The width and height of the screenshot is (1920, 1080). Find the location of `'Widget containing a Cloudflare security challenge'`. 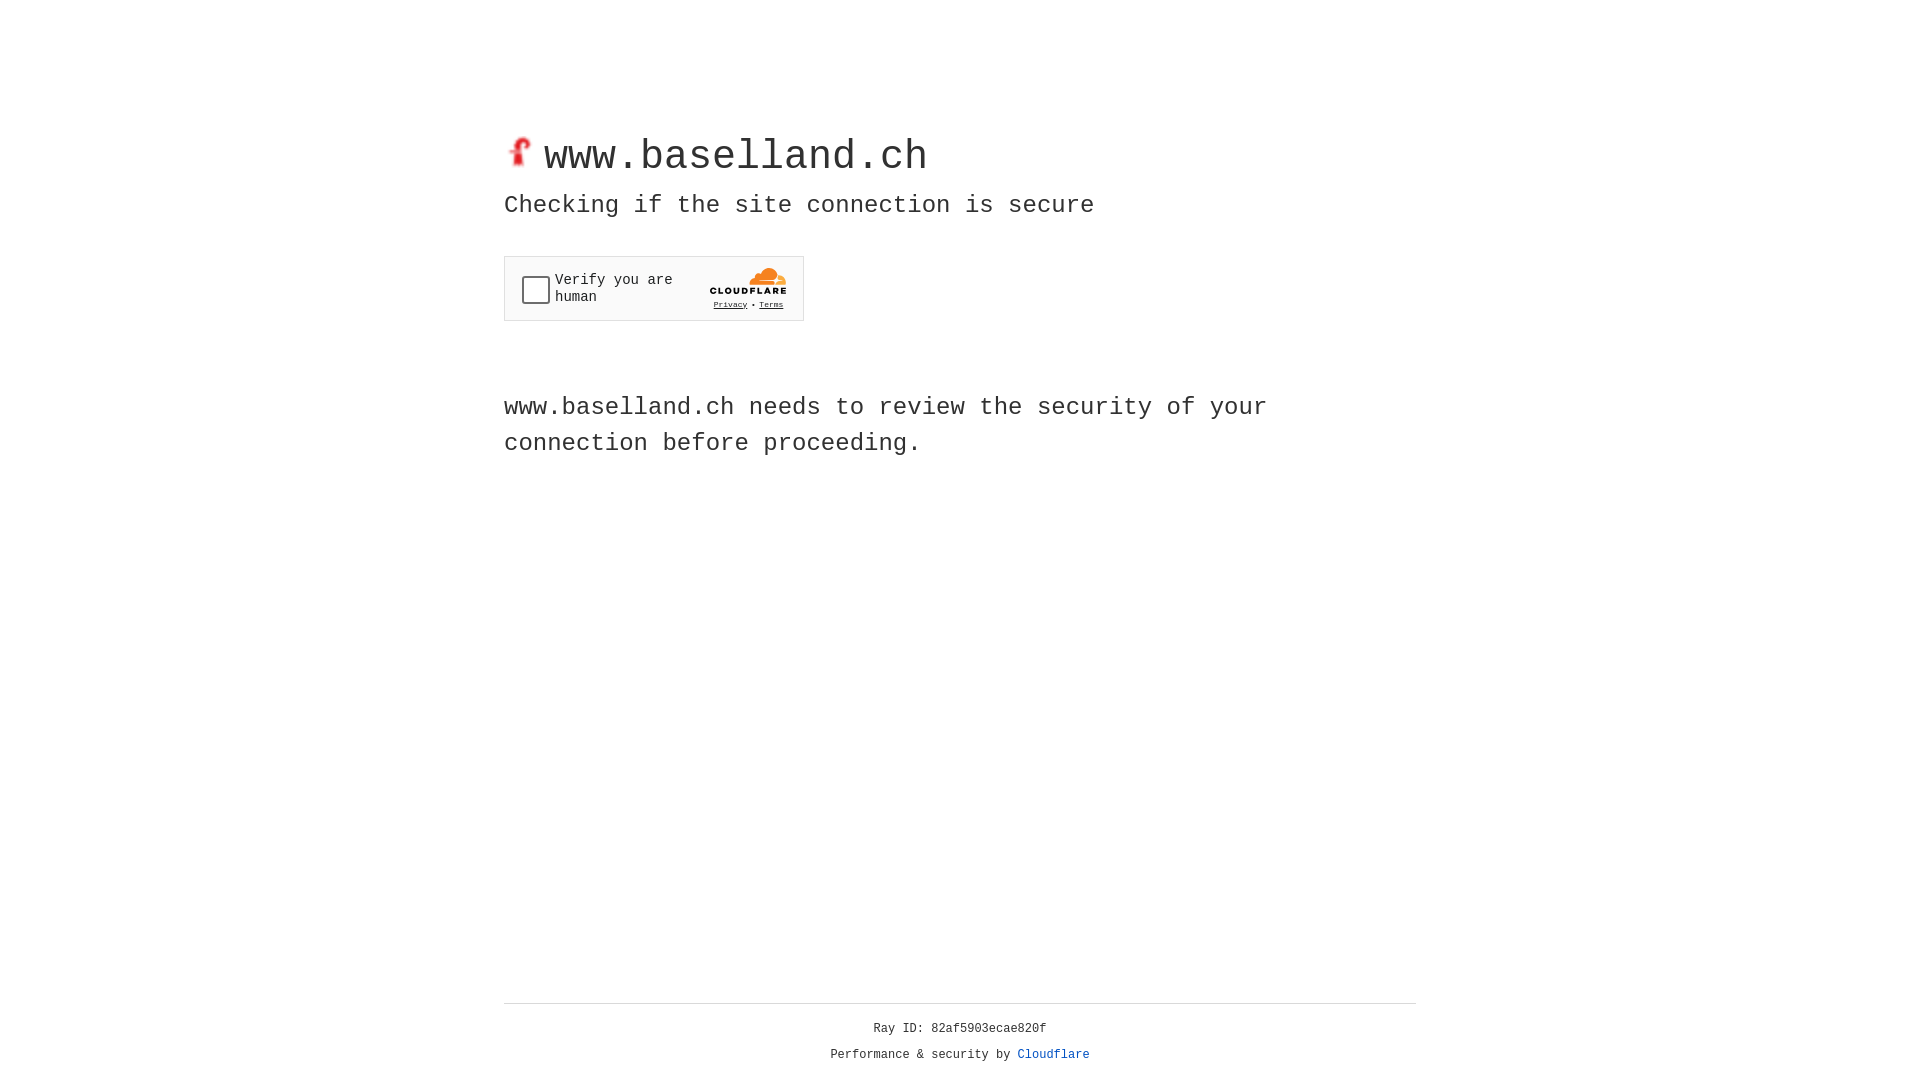

'Widget containing a Cloudflare security challenge' is located at coordinates (653, 288).